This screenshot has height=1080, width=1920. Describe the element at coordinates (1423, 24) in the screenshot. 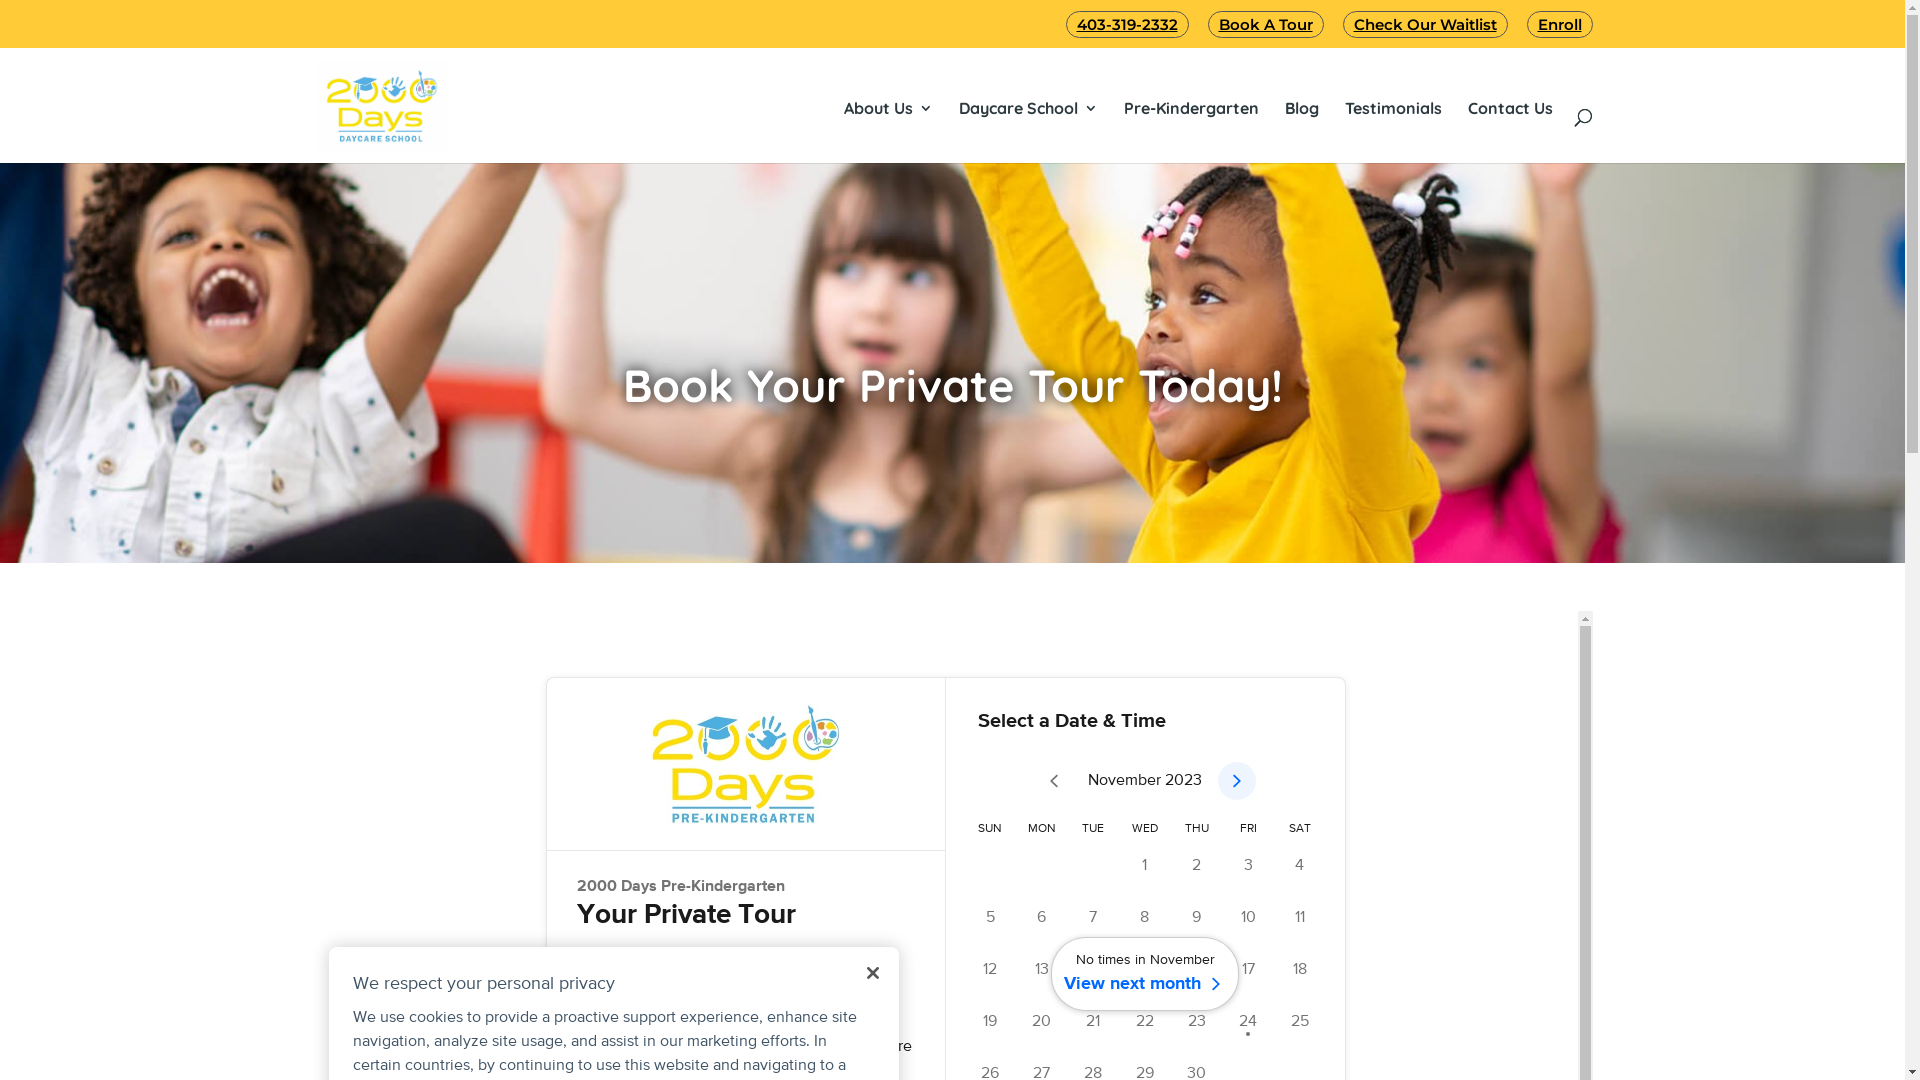

I see `'Check Our Waitlist'` at that location.